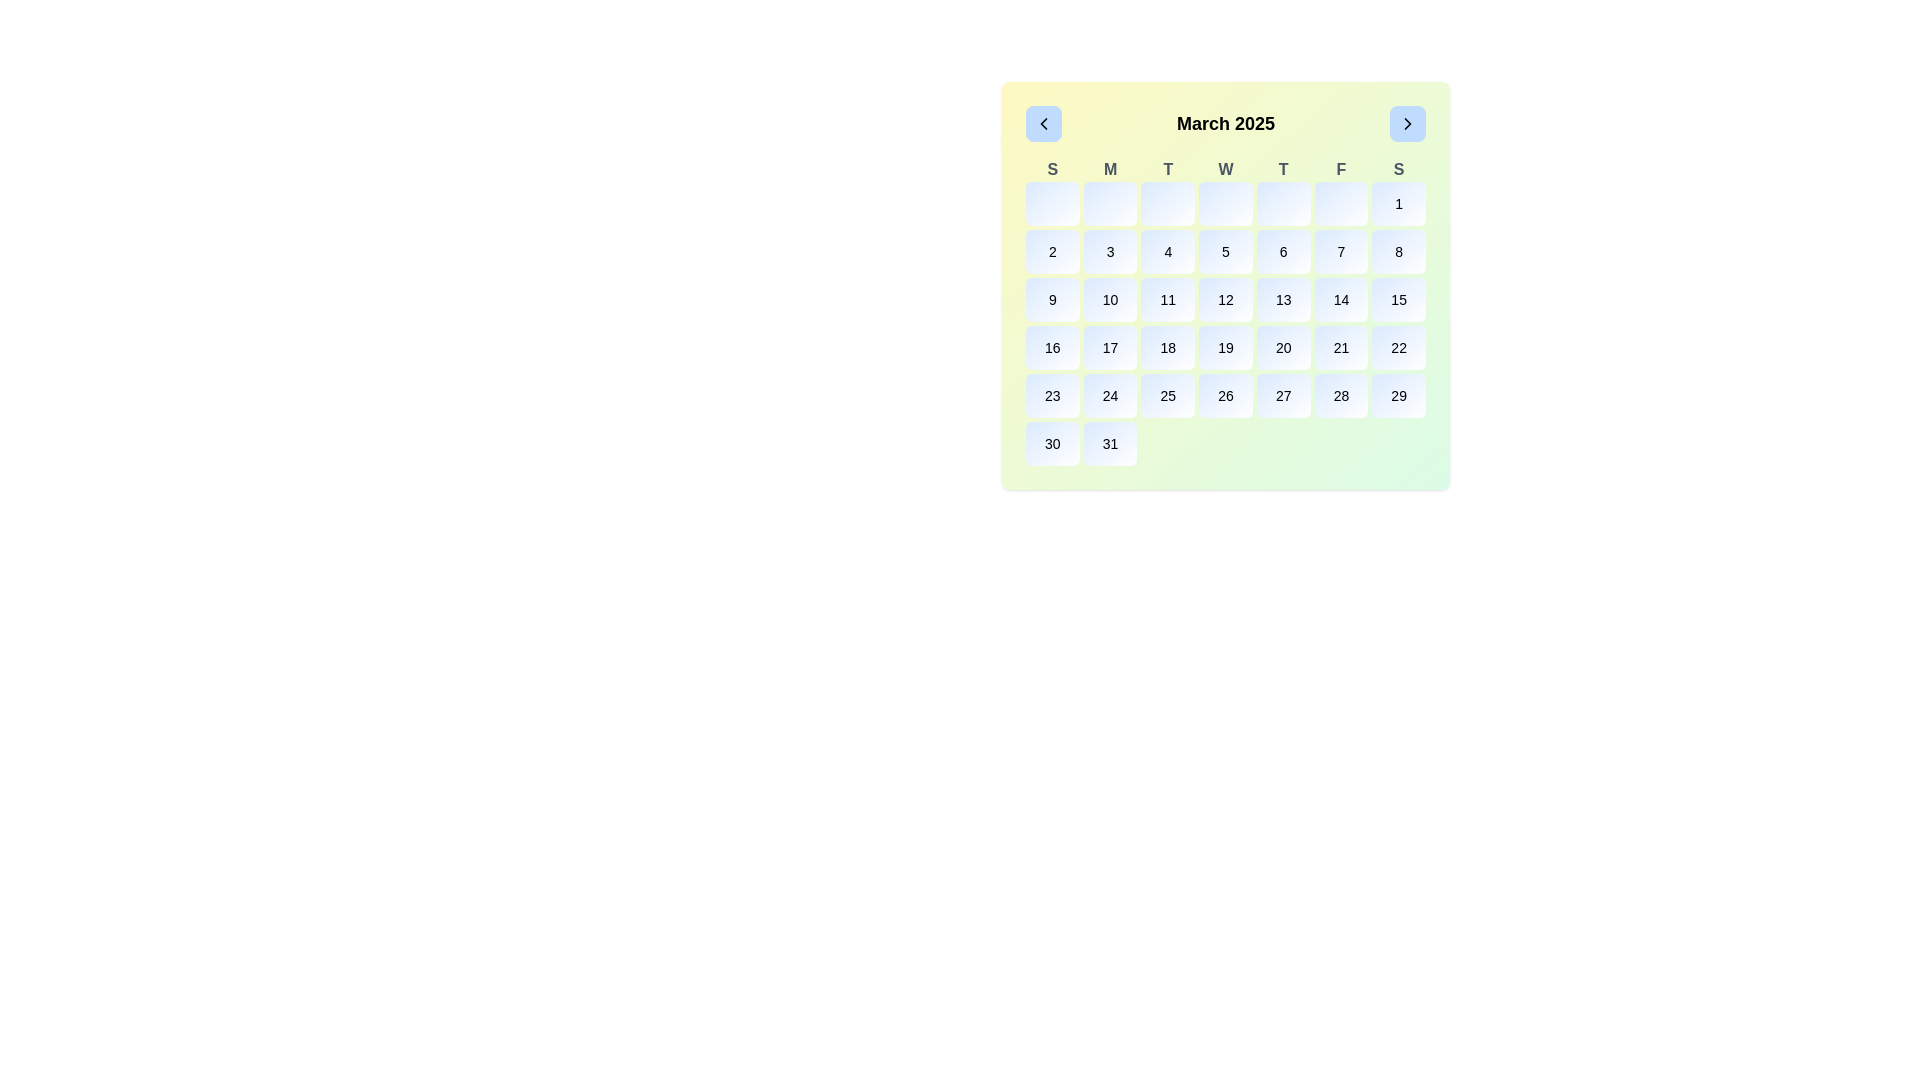 The image size is (1920, 1080). I want to click on the small rounded square button with a gradient background displaying the number '22', so click(1398, 346).